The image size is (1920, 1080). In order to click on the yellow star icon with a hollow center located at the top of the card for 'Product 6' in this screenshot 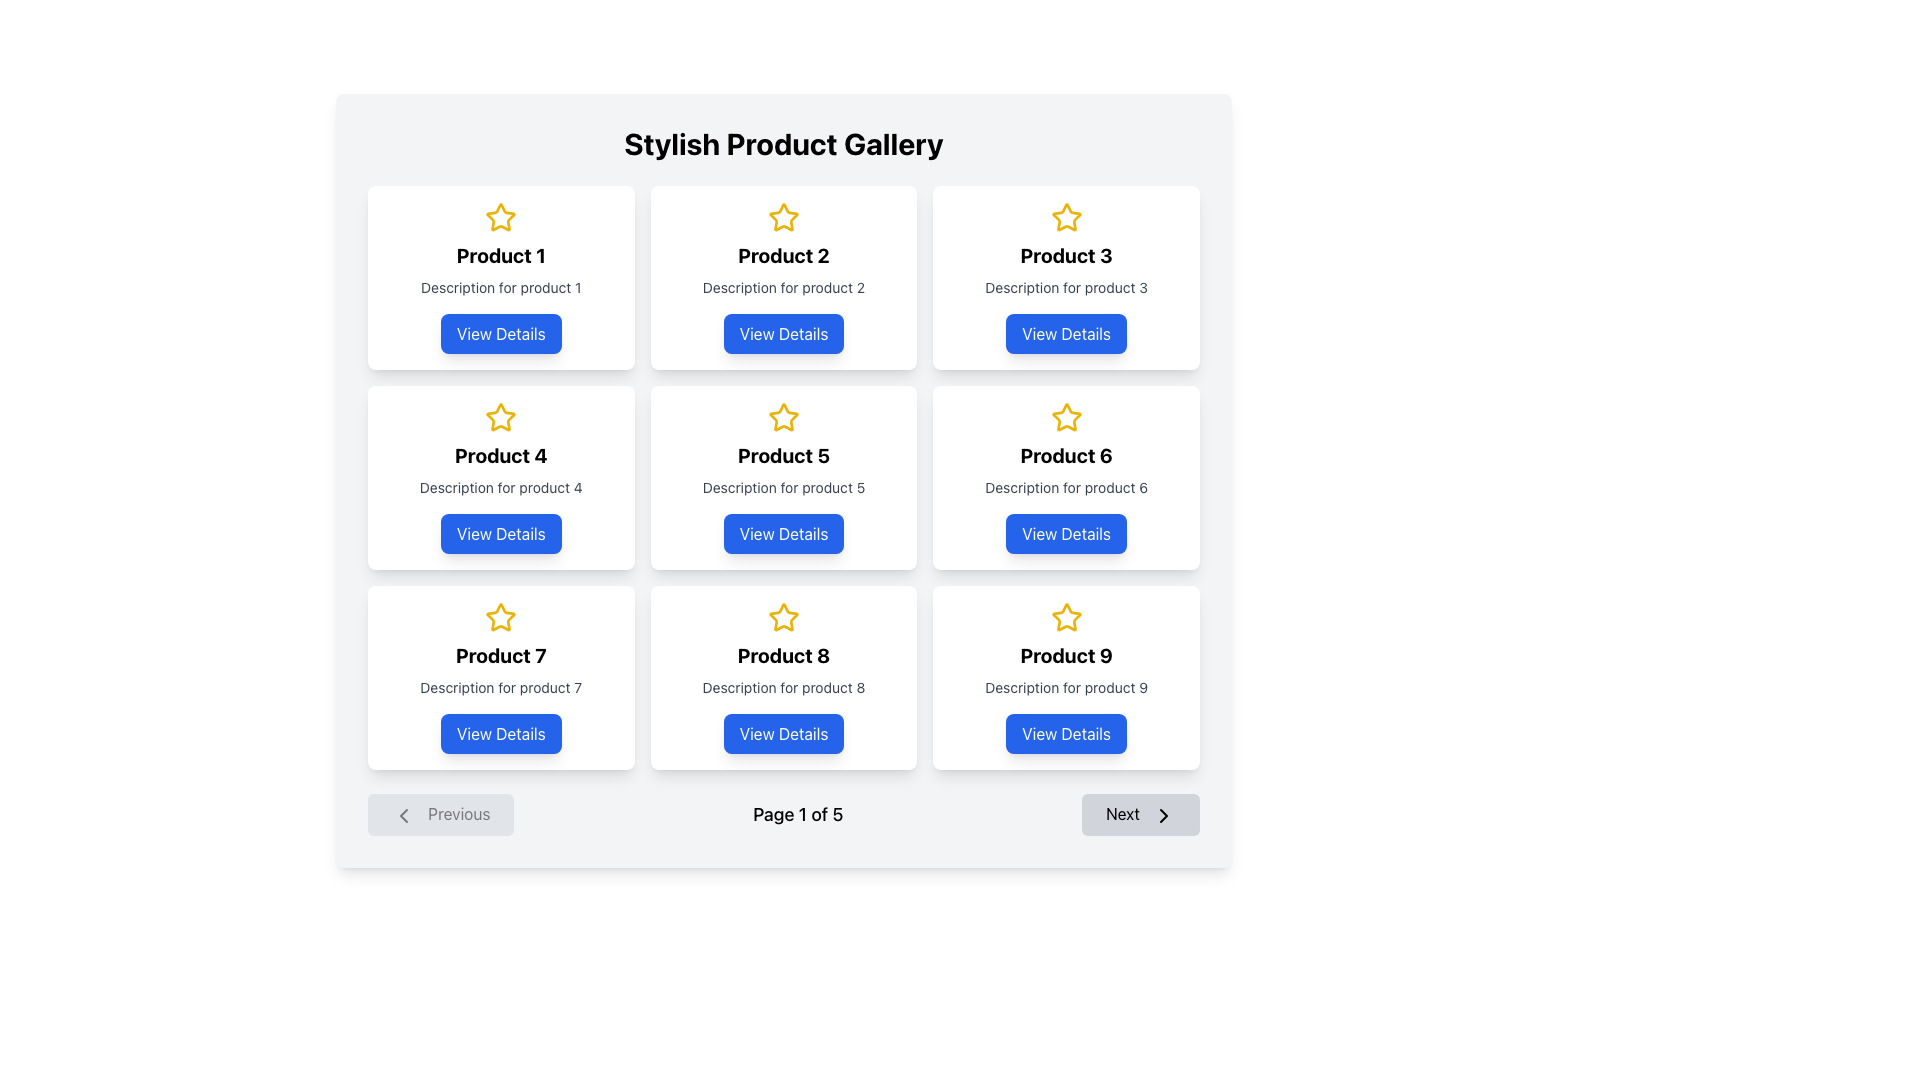, I will do `click(1065, 416)`.